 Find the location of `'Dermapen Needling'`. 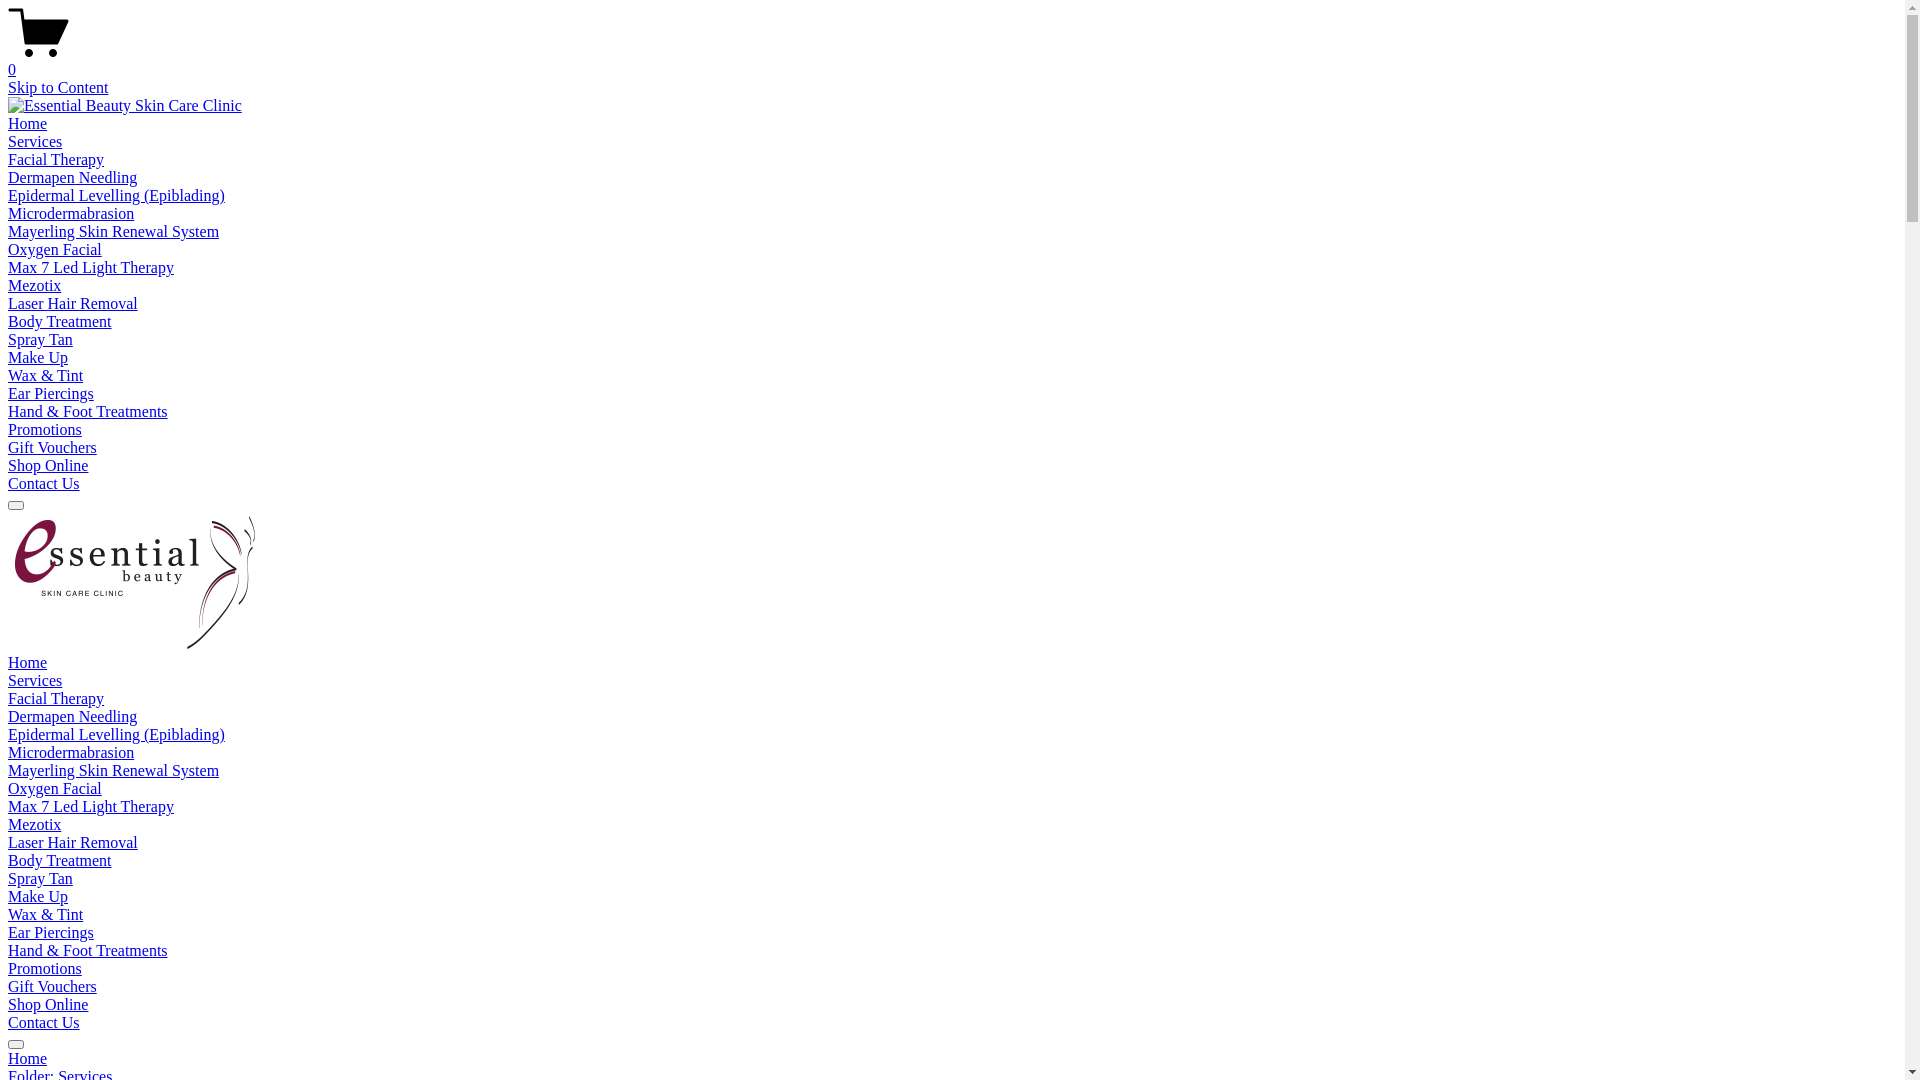

'Dermapen Needling' is located at coordinates (8, 715).